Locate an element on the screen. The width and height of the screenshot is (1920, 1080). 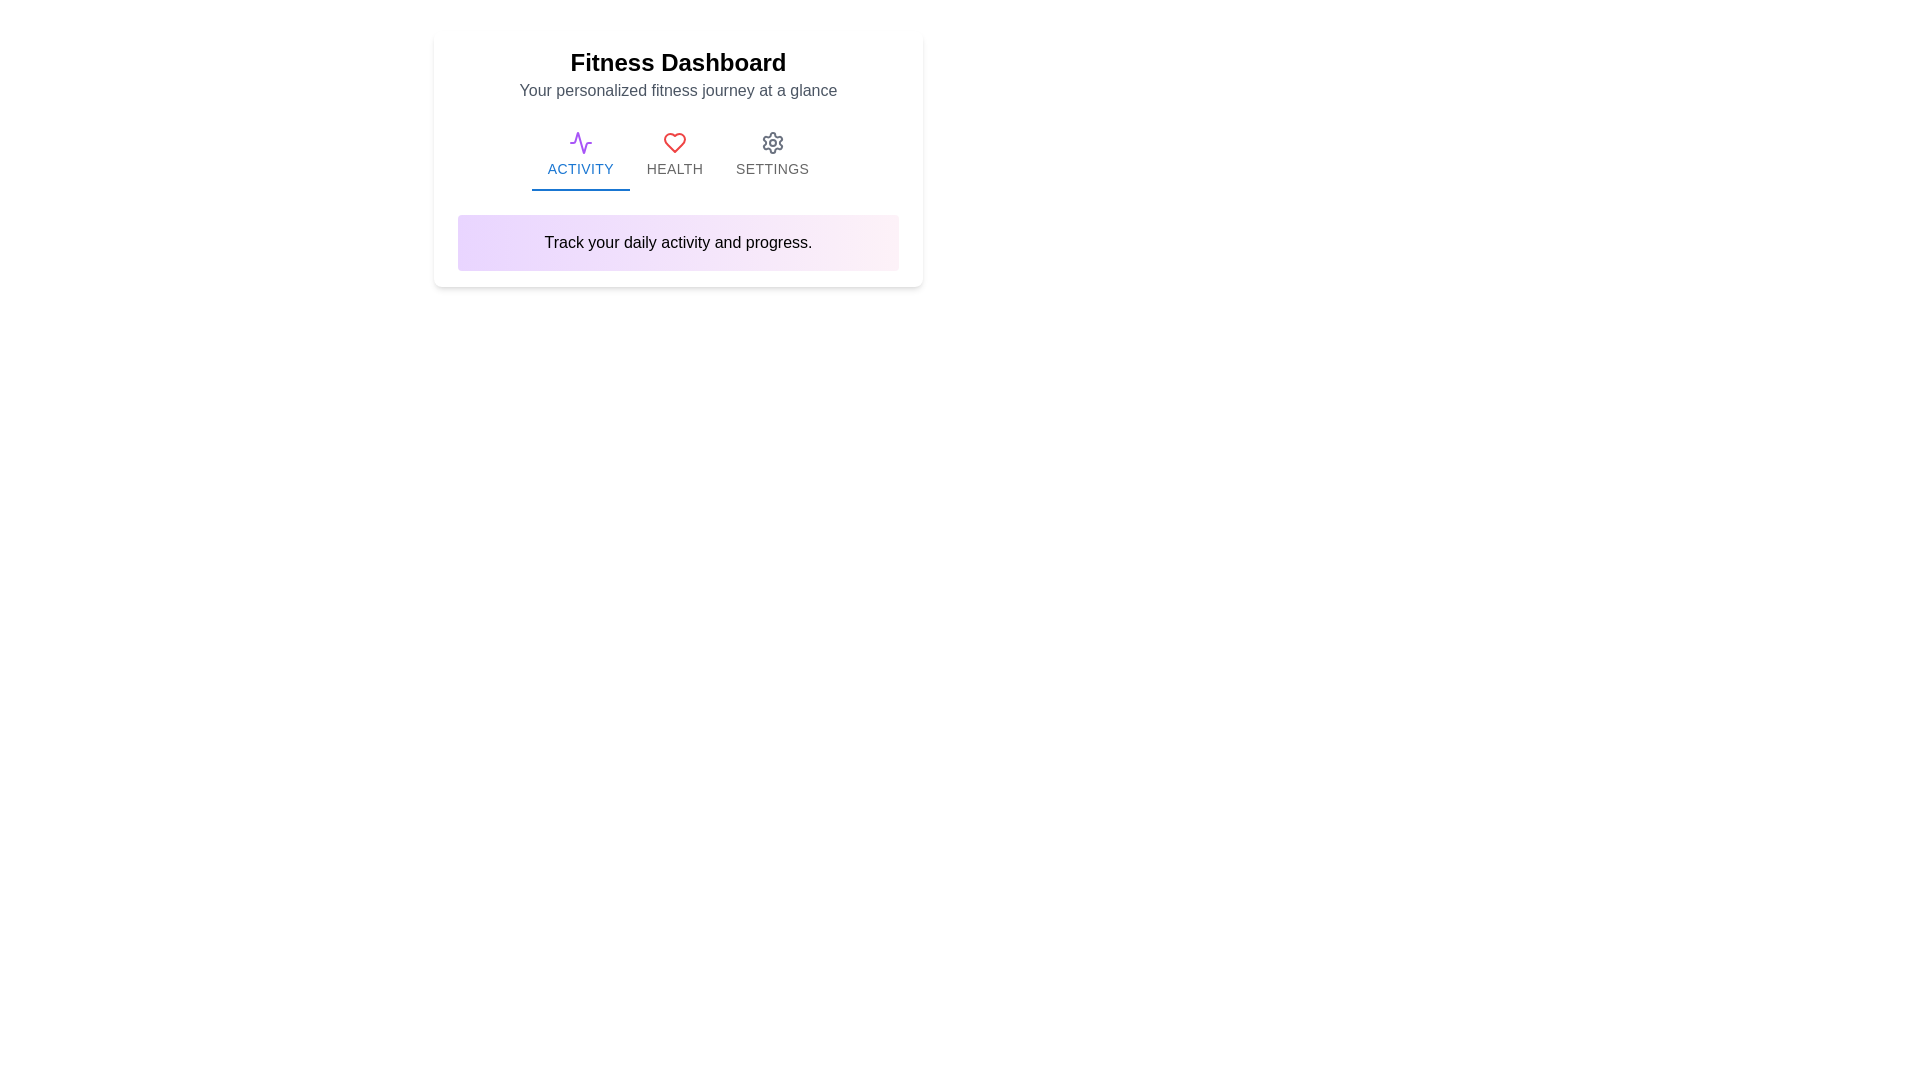
the purple waveform icon representing the 'Activity' tab in the Fitness Dashboard interface is located at coordinates (579, 142).